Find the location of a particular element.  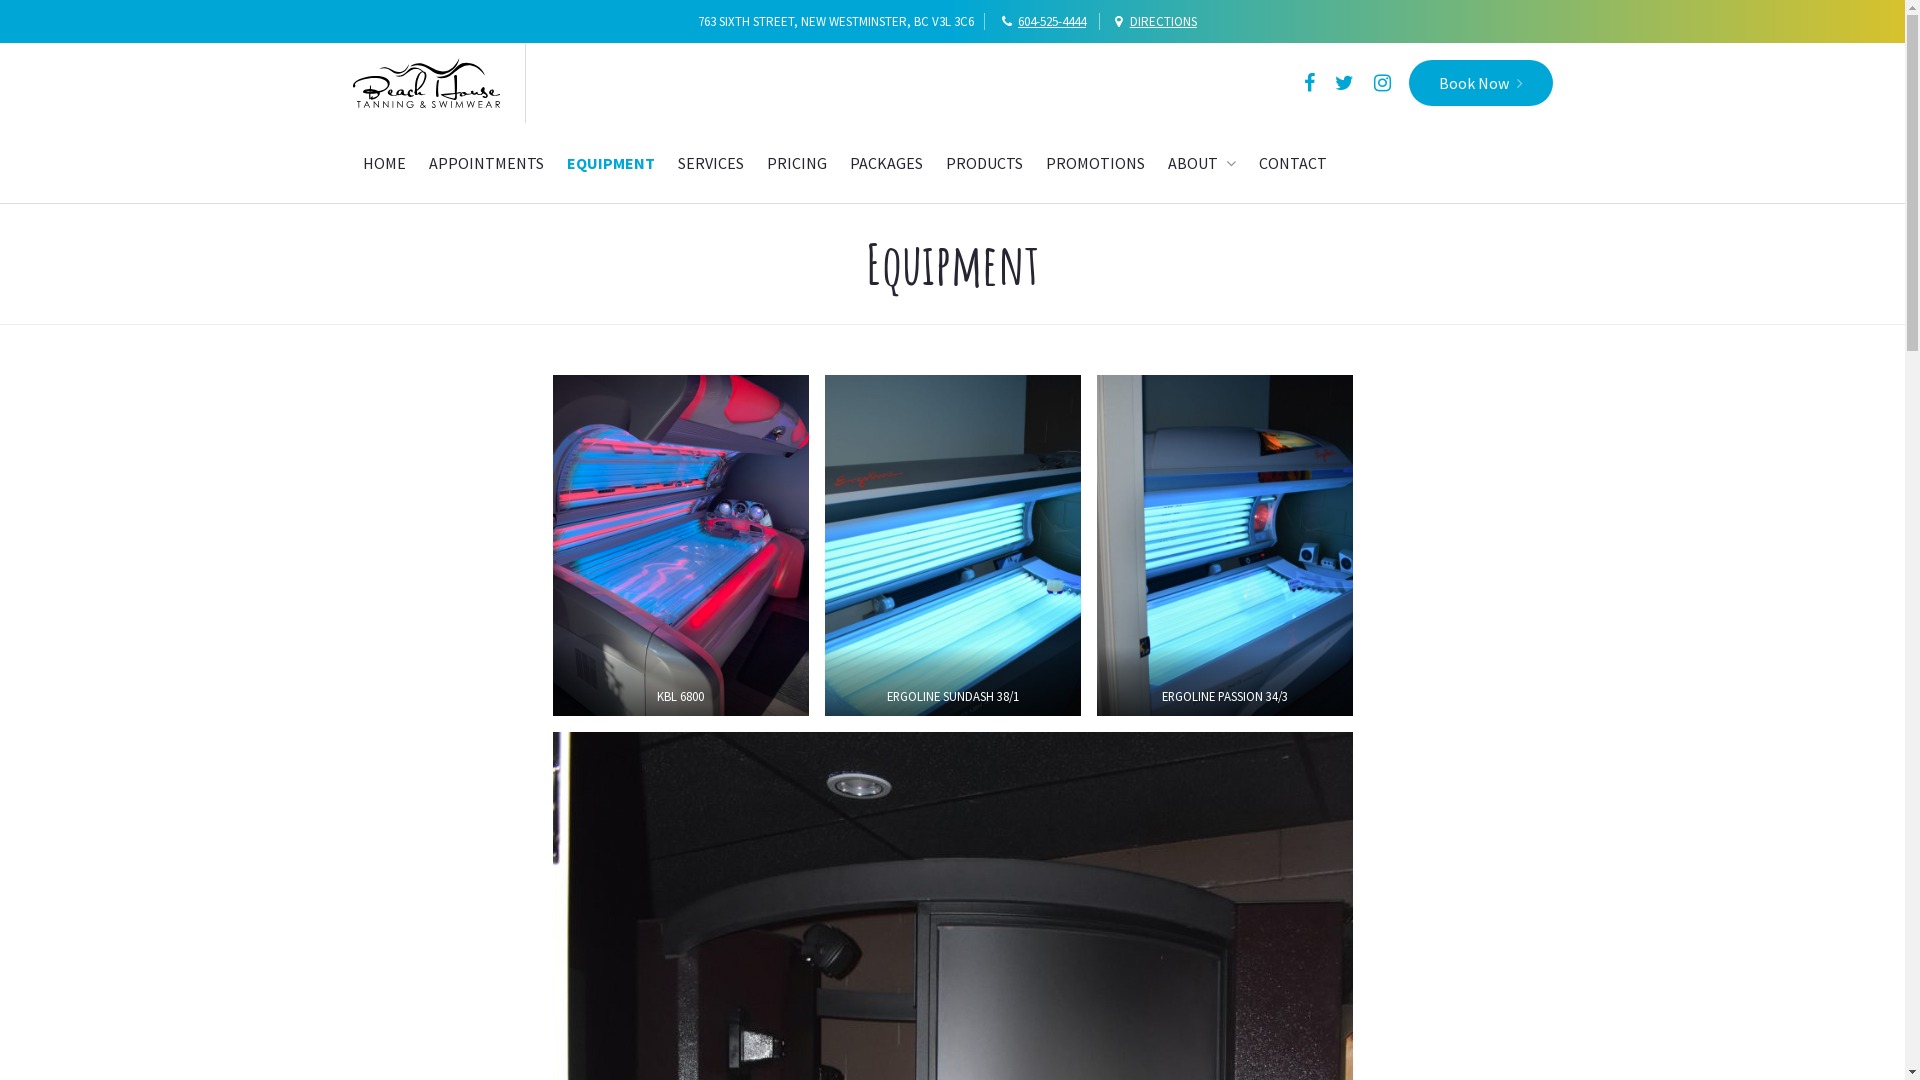

'Facebook' is located at coordinates (1309, 82).